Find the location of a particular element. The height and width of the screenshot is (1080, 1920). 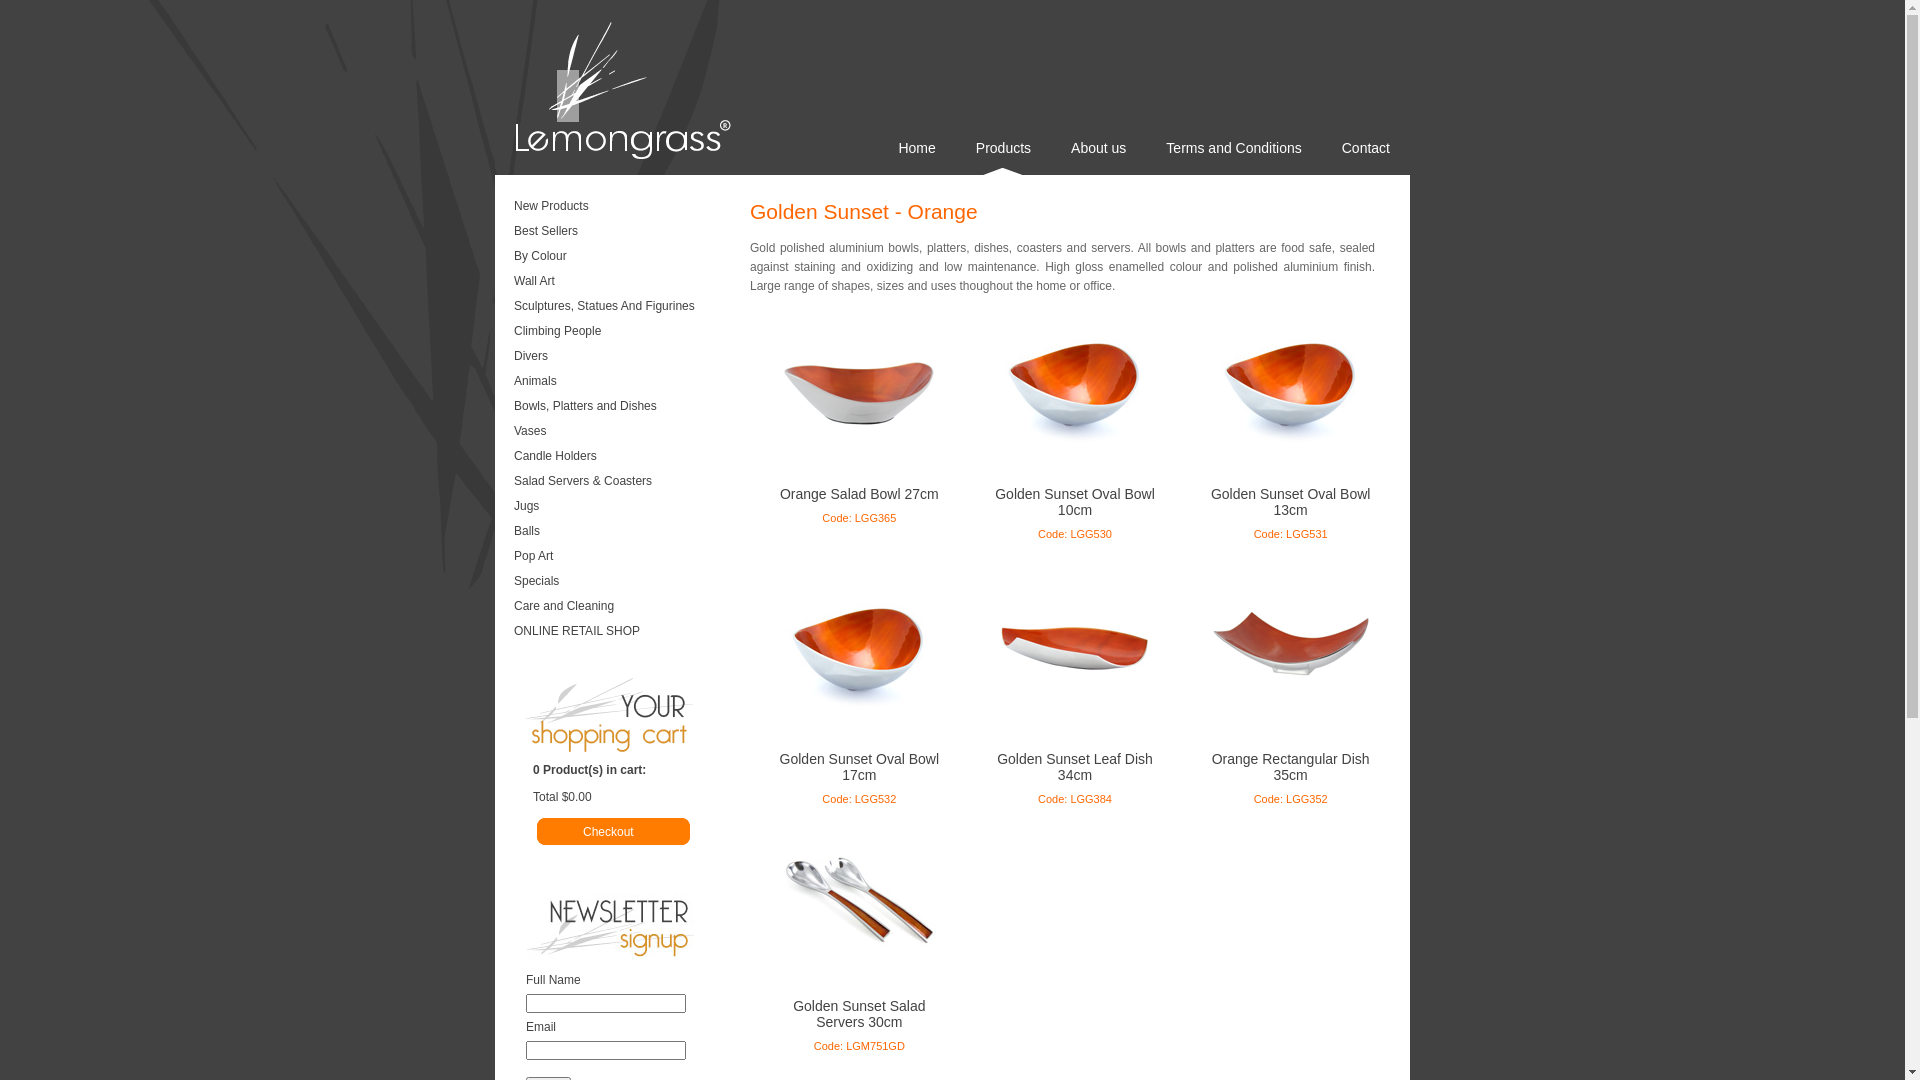

'Bowls, Platters and Dishes' is located at coordinates (618, 407).